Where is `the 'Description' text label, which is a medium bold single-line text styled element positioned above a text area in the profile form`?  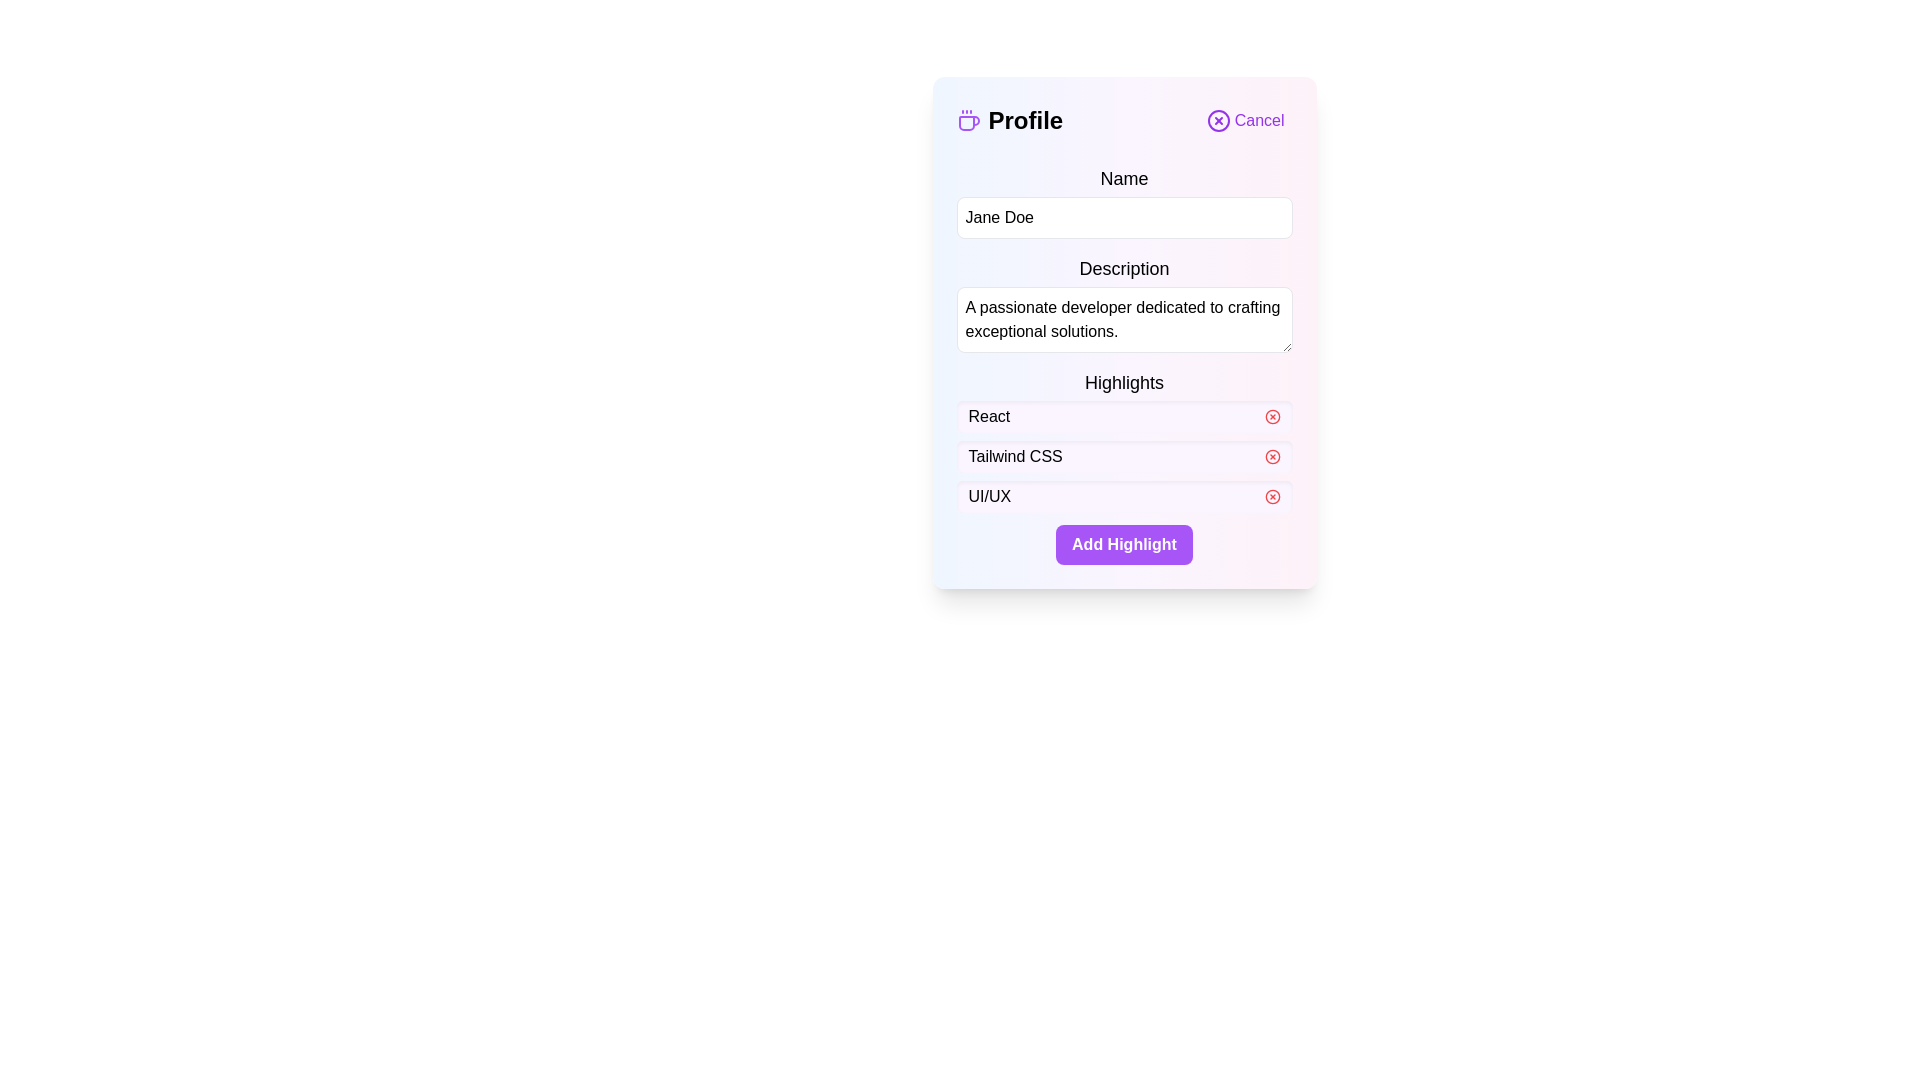 the 'Description' text label, which is a medium bold single-line text styled element positioned above a text area in the profile form is located at coordinates (1124, 268).